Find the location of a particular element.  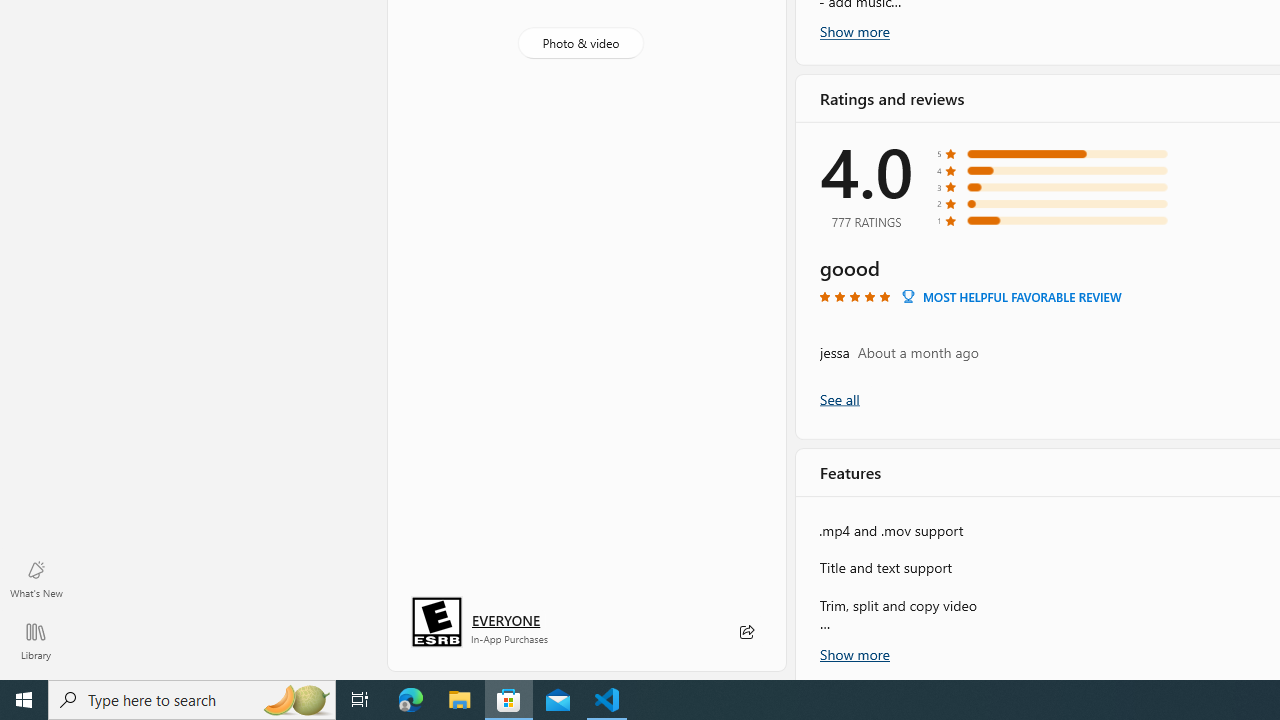

'Show more' is located at coordinates (855, 652).